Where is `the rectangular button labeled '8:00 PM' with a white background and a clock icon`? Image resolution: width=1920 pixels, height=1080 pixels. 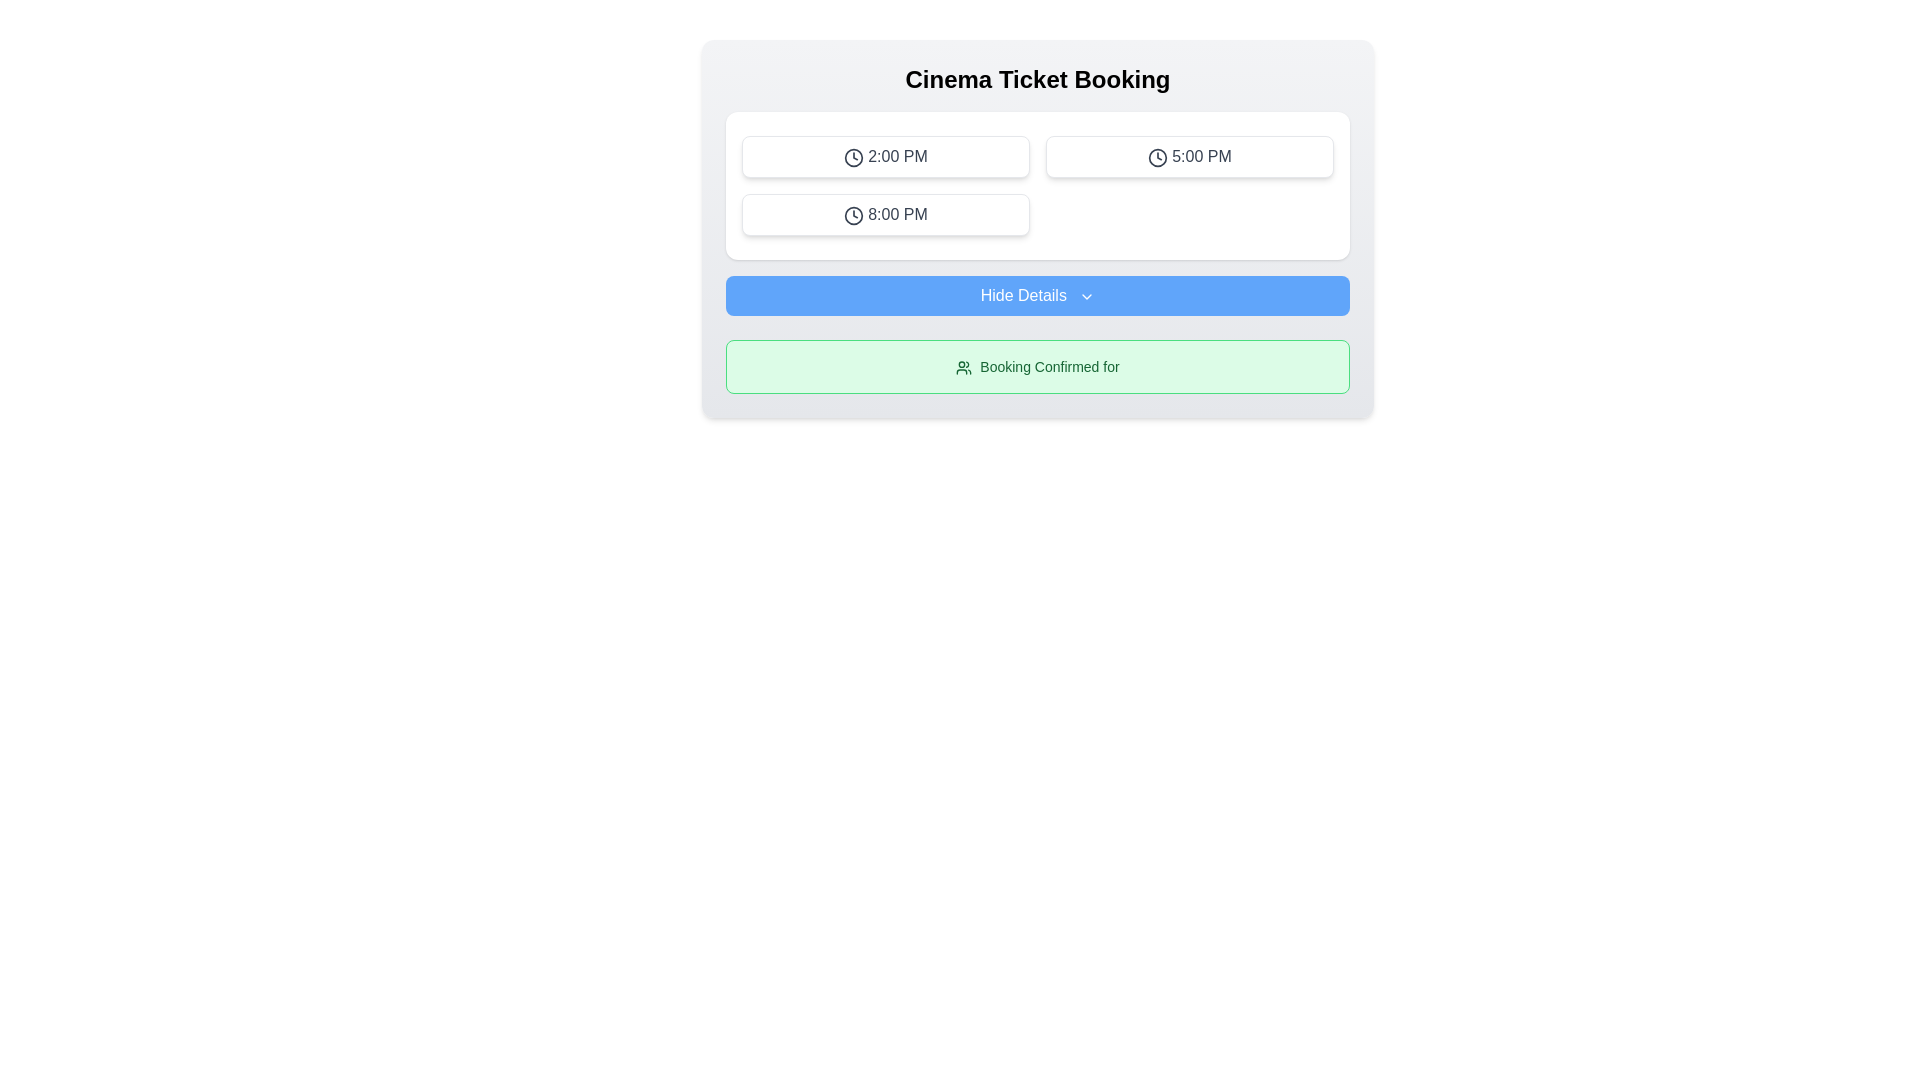
the rectangular button labeled '8:00 PM' with a white background and a clock icon is located at coordinates (885, 215).